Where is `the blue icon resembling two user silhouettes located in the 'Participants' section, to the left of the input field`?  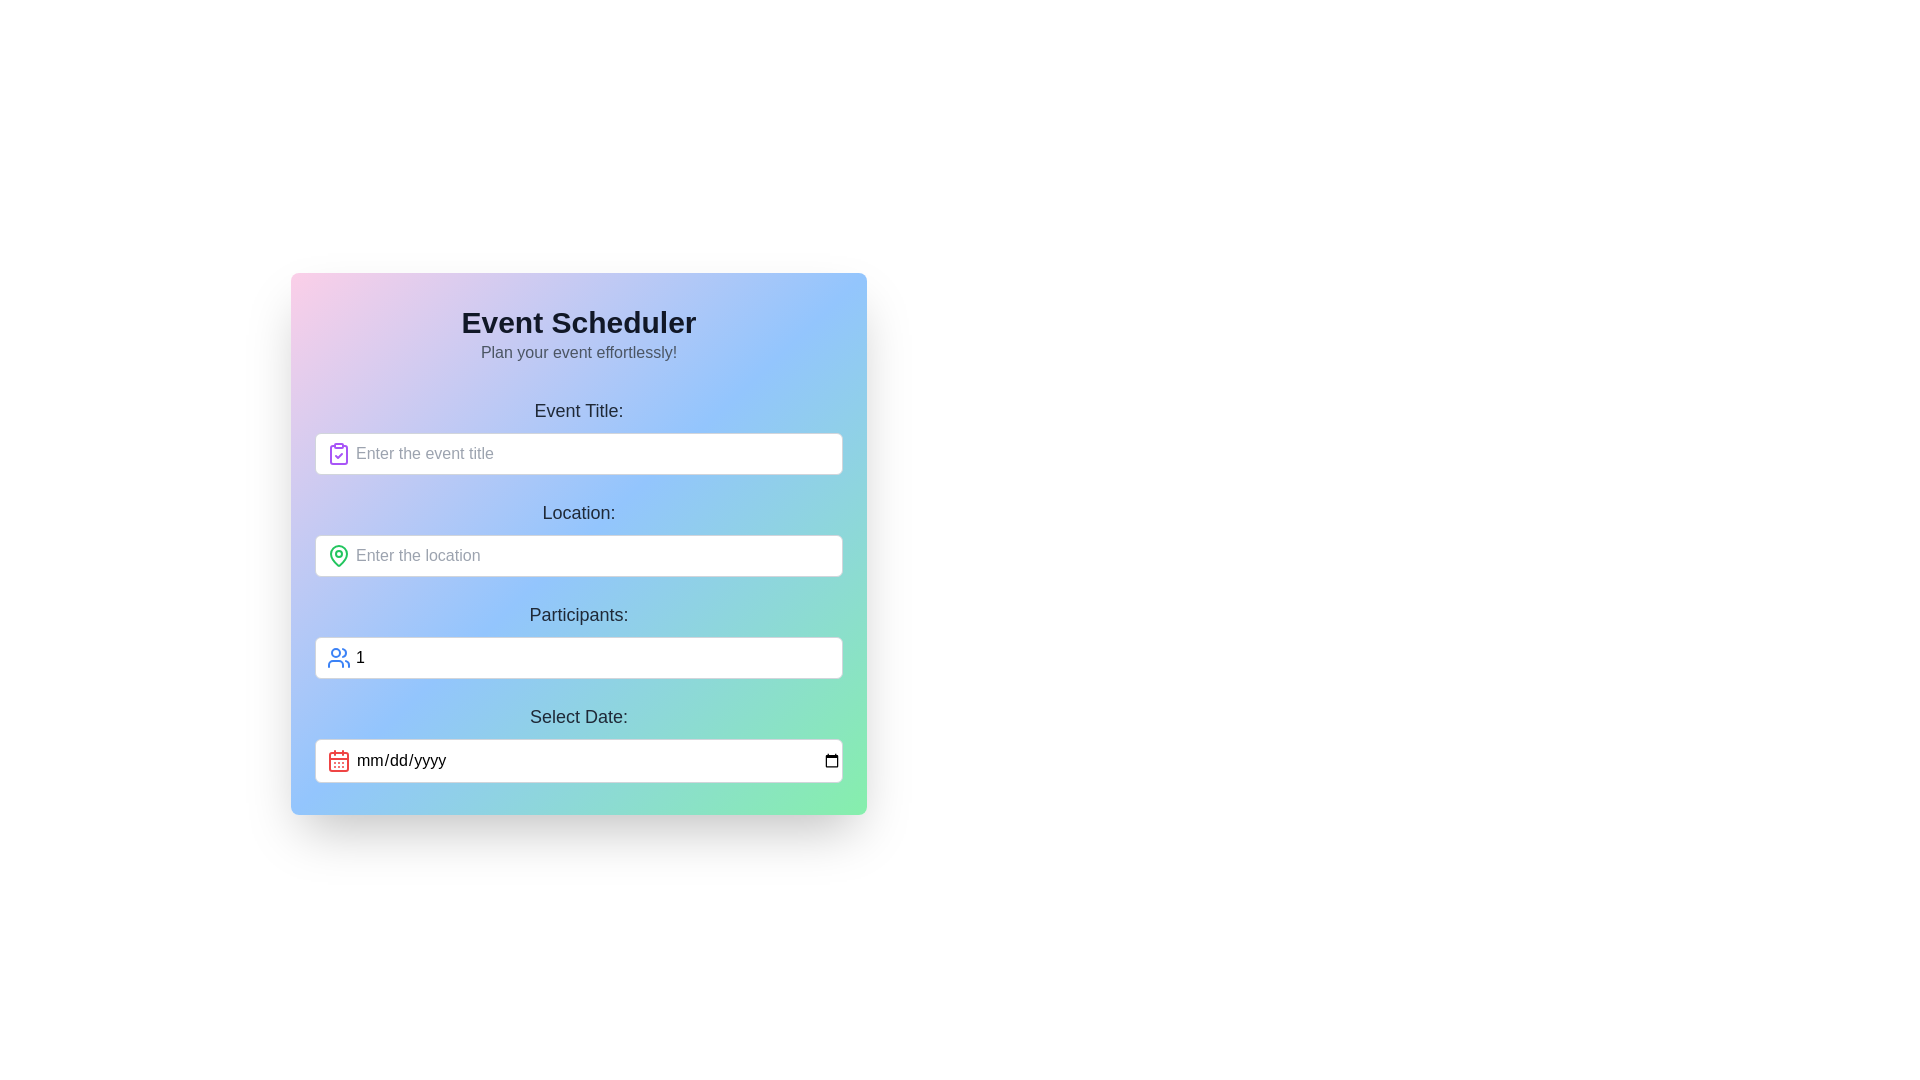
the blue icon resembling two user silhouettes located in the 'Participants' section, to the left of the input field is located at coordinates (339, 658).